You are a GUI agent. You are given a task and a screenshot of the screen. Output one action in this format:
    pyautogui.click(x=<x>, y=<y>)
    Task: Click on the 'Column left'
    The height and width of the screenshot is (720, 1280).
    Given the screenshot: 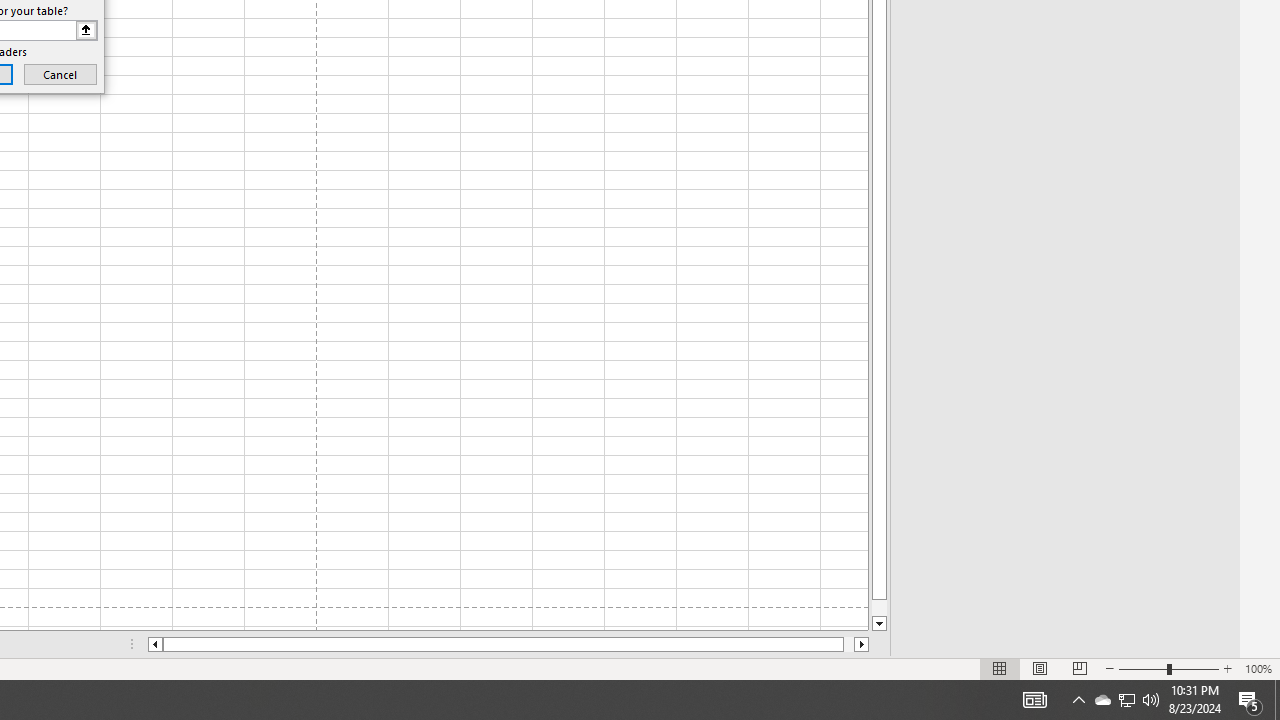 What is the action you would take?
    pyautogui.click(x=153, y=644)
    